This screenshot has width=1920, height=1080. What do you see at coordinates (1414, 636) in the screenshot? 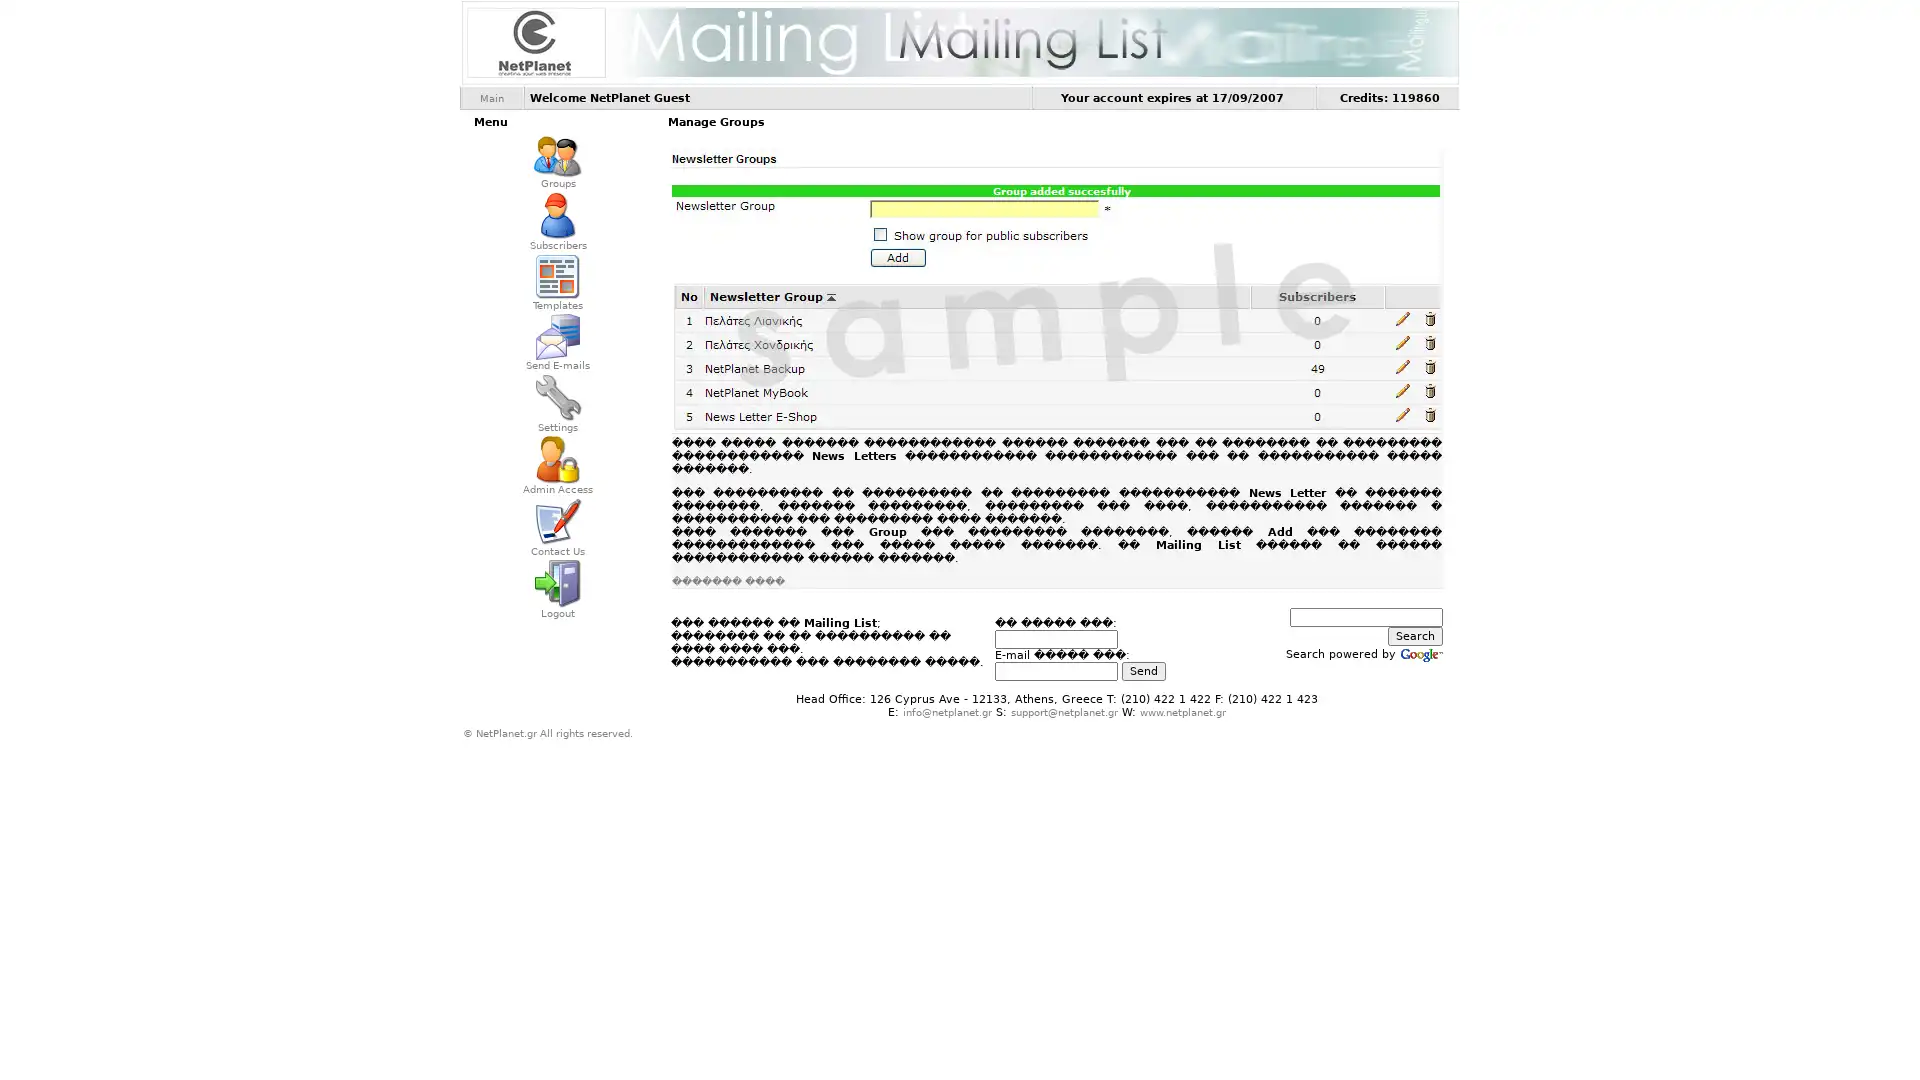
I see `Search` at bounding box center [1414, 636].